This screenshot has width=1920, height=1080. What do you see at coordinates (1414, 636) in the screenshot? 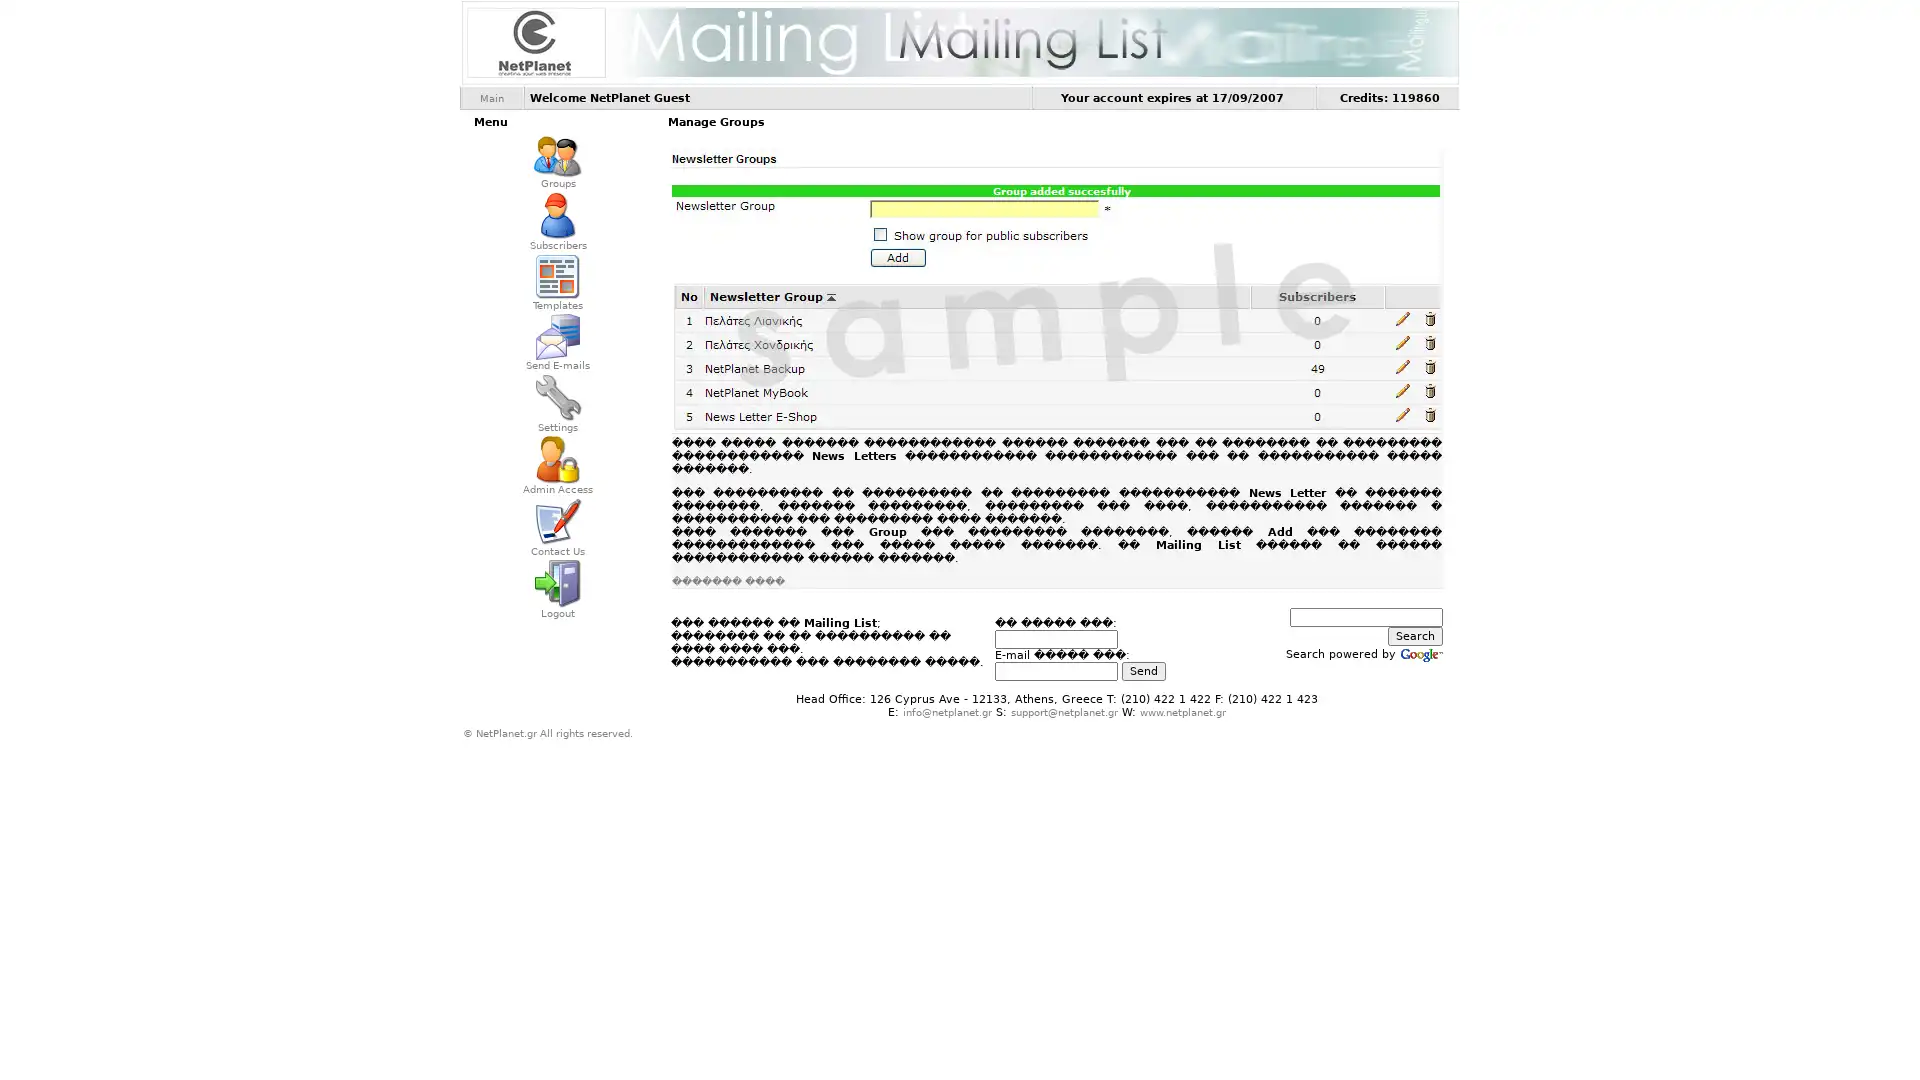
I see `Search` at bounding box center [1414, 636].